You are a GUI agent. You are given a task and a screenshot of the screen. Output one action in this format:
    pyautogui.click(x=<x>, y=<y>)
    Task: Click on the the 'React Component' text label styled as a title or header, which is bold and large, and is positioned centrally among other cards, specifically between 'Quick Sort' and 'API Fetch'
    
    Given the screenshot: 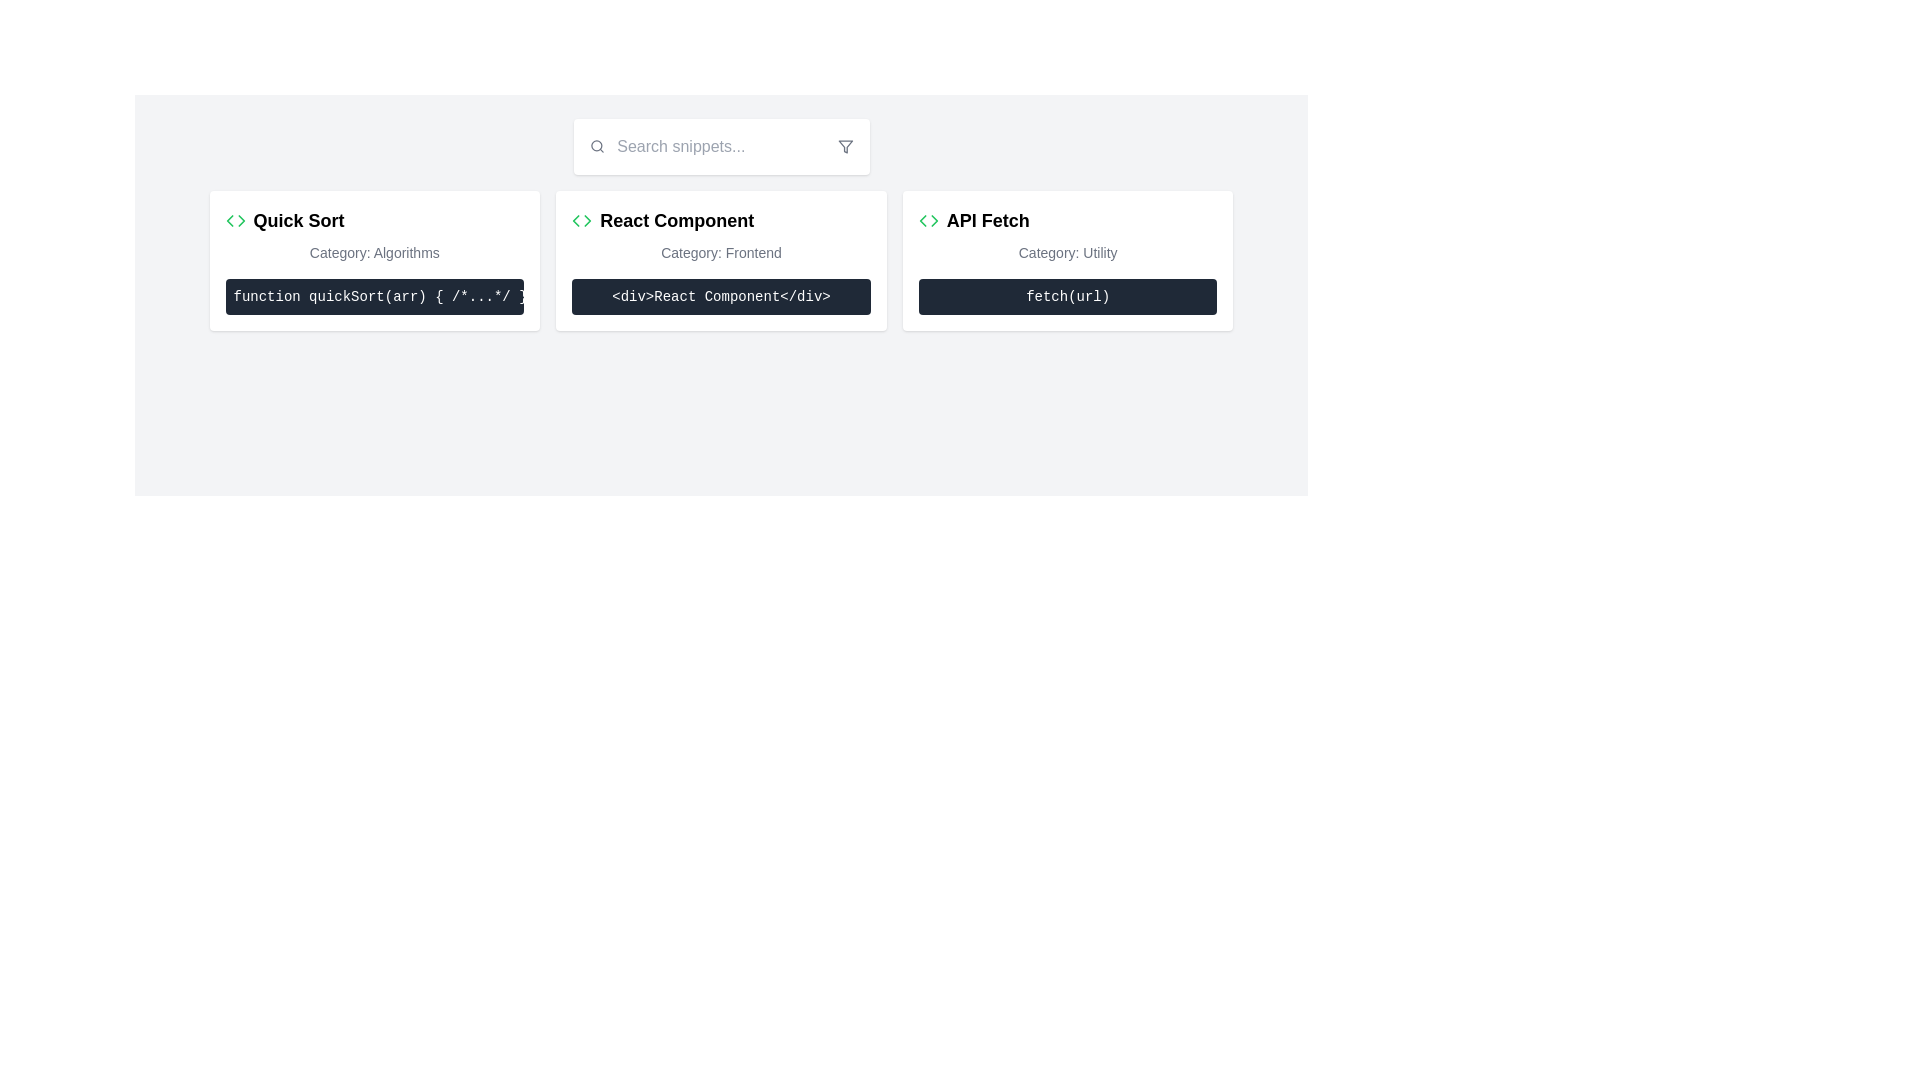 What is the action you would take?
    pyautogui.click(x=677, y=220)
    